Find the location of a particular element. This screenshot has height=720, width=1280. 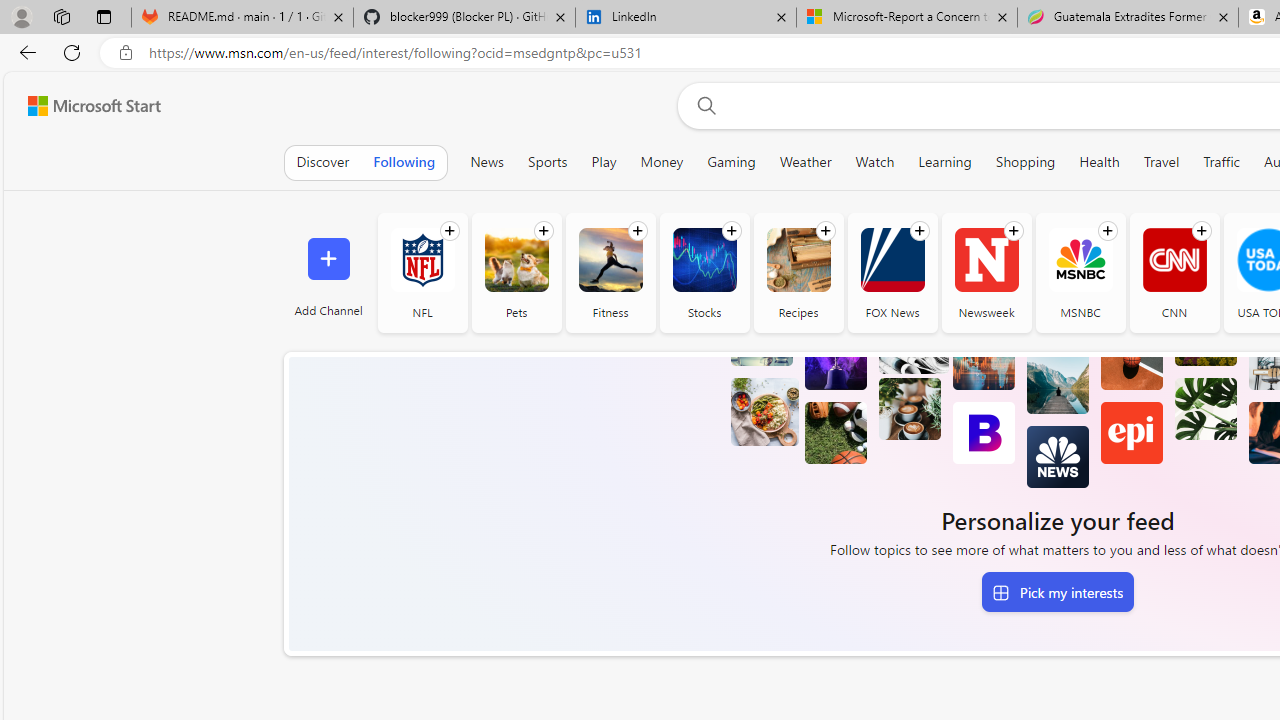

'Newsweek' is located at coordinates (986, 259).